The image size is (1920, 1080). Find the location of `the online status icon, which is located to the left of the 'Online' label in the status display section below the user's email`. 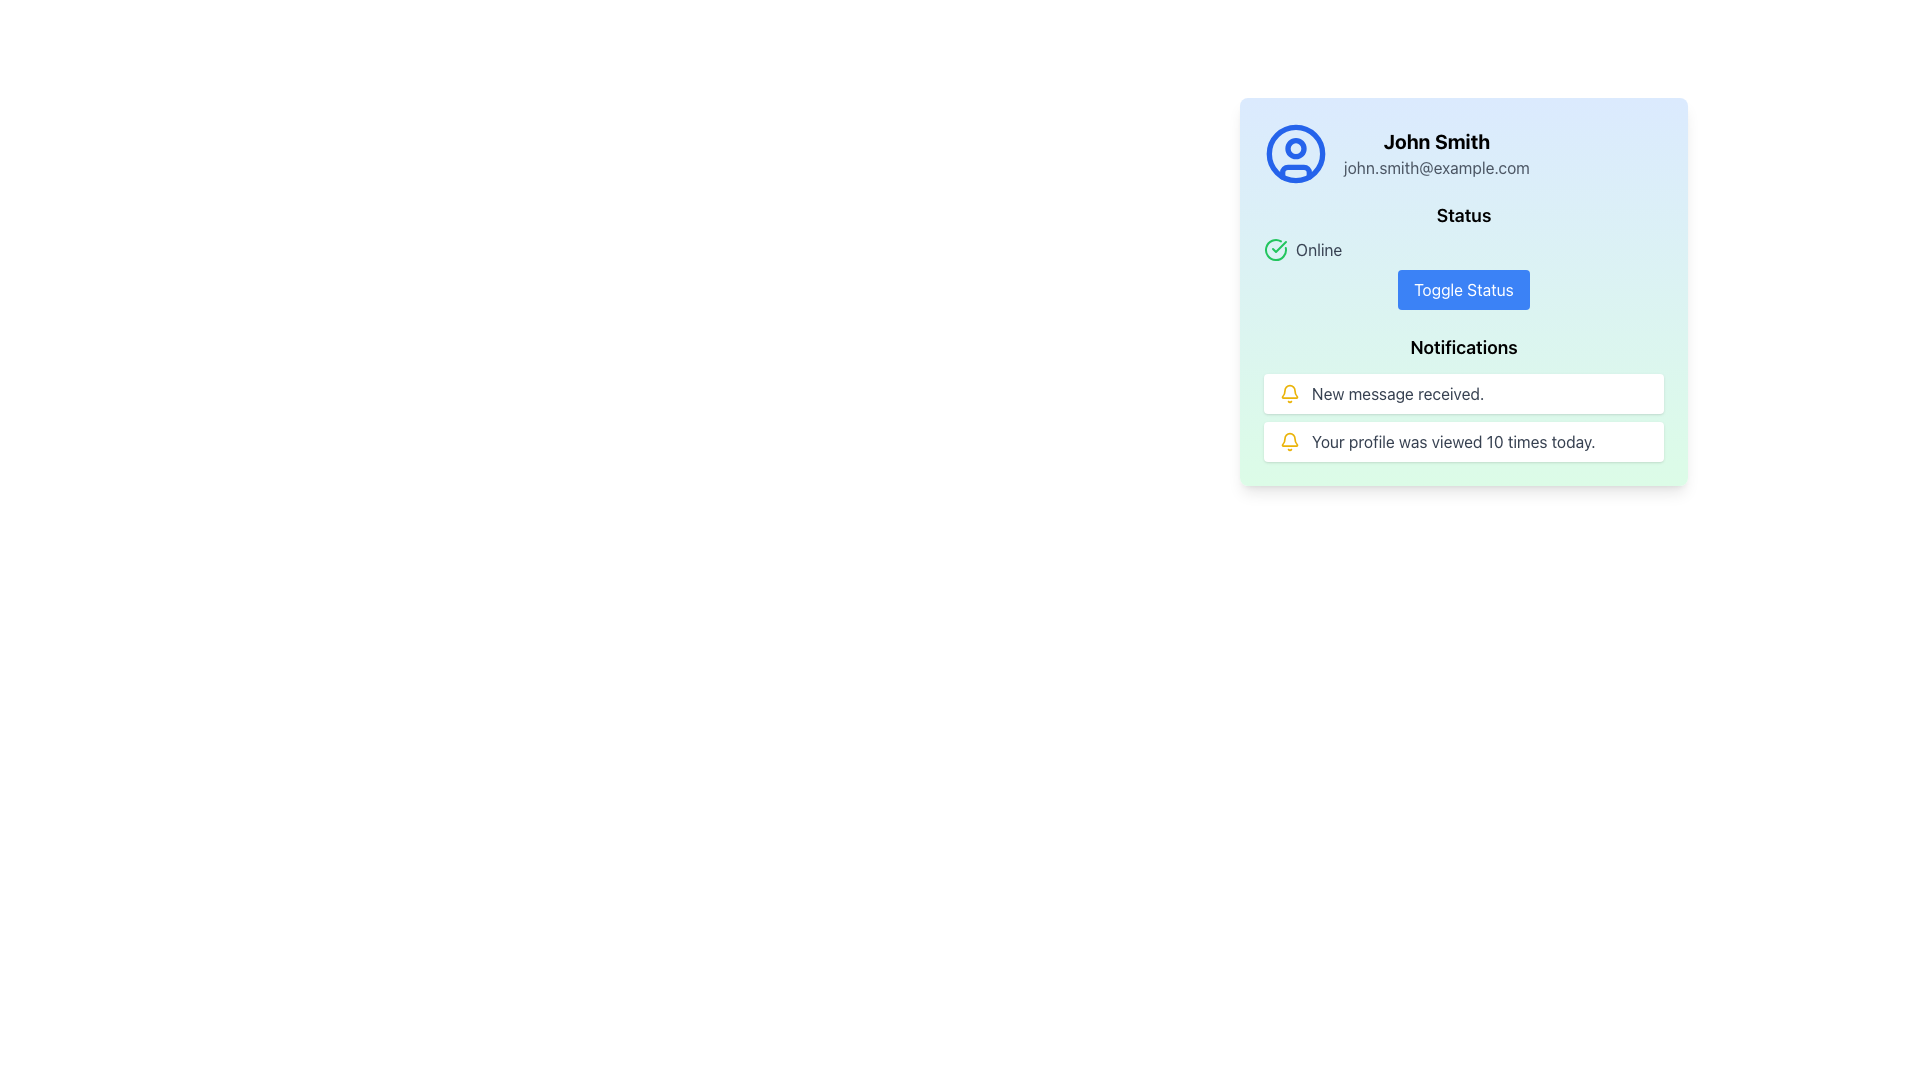

the online status icon, which is located to the left of the 'Online' label in the status display section below the user's email is located at coordinates (1275, 249).